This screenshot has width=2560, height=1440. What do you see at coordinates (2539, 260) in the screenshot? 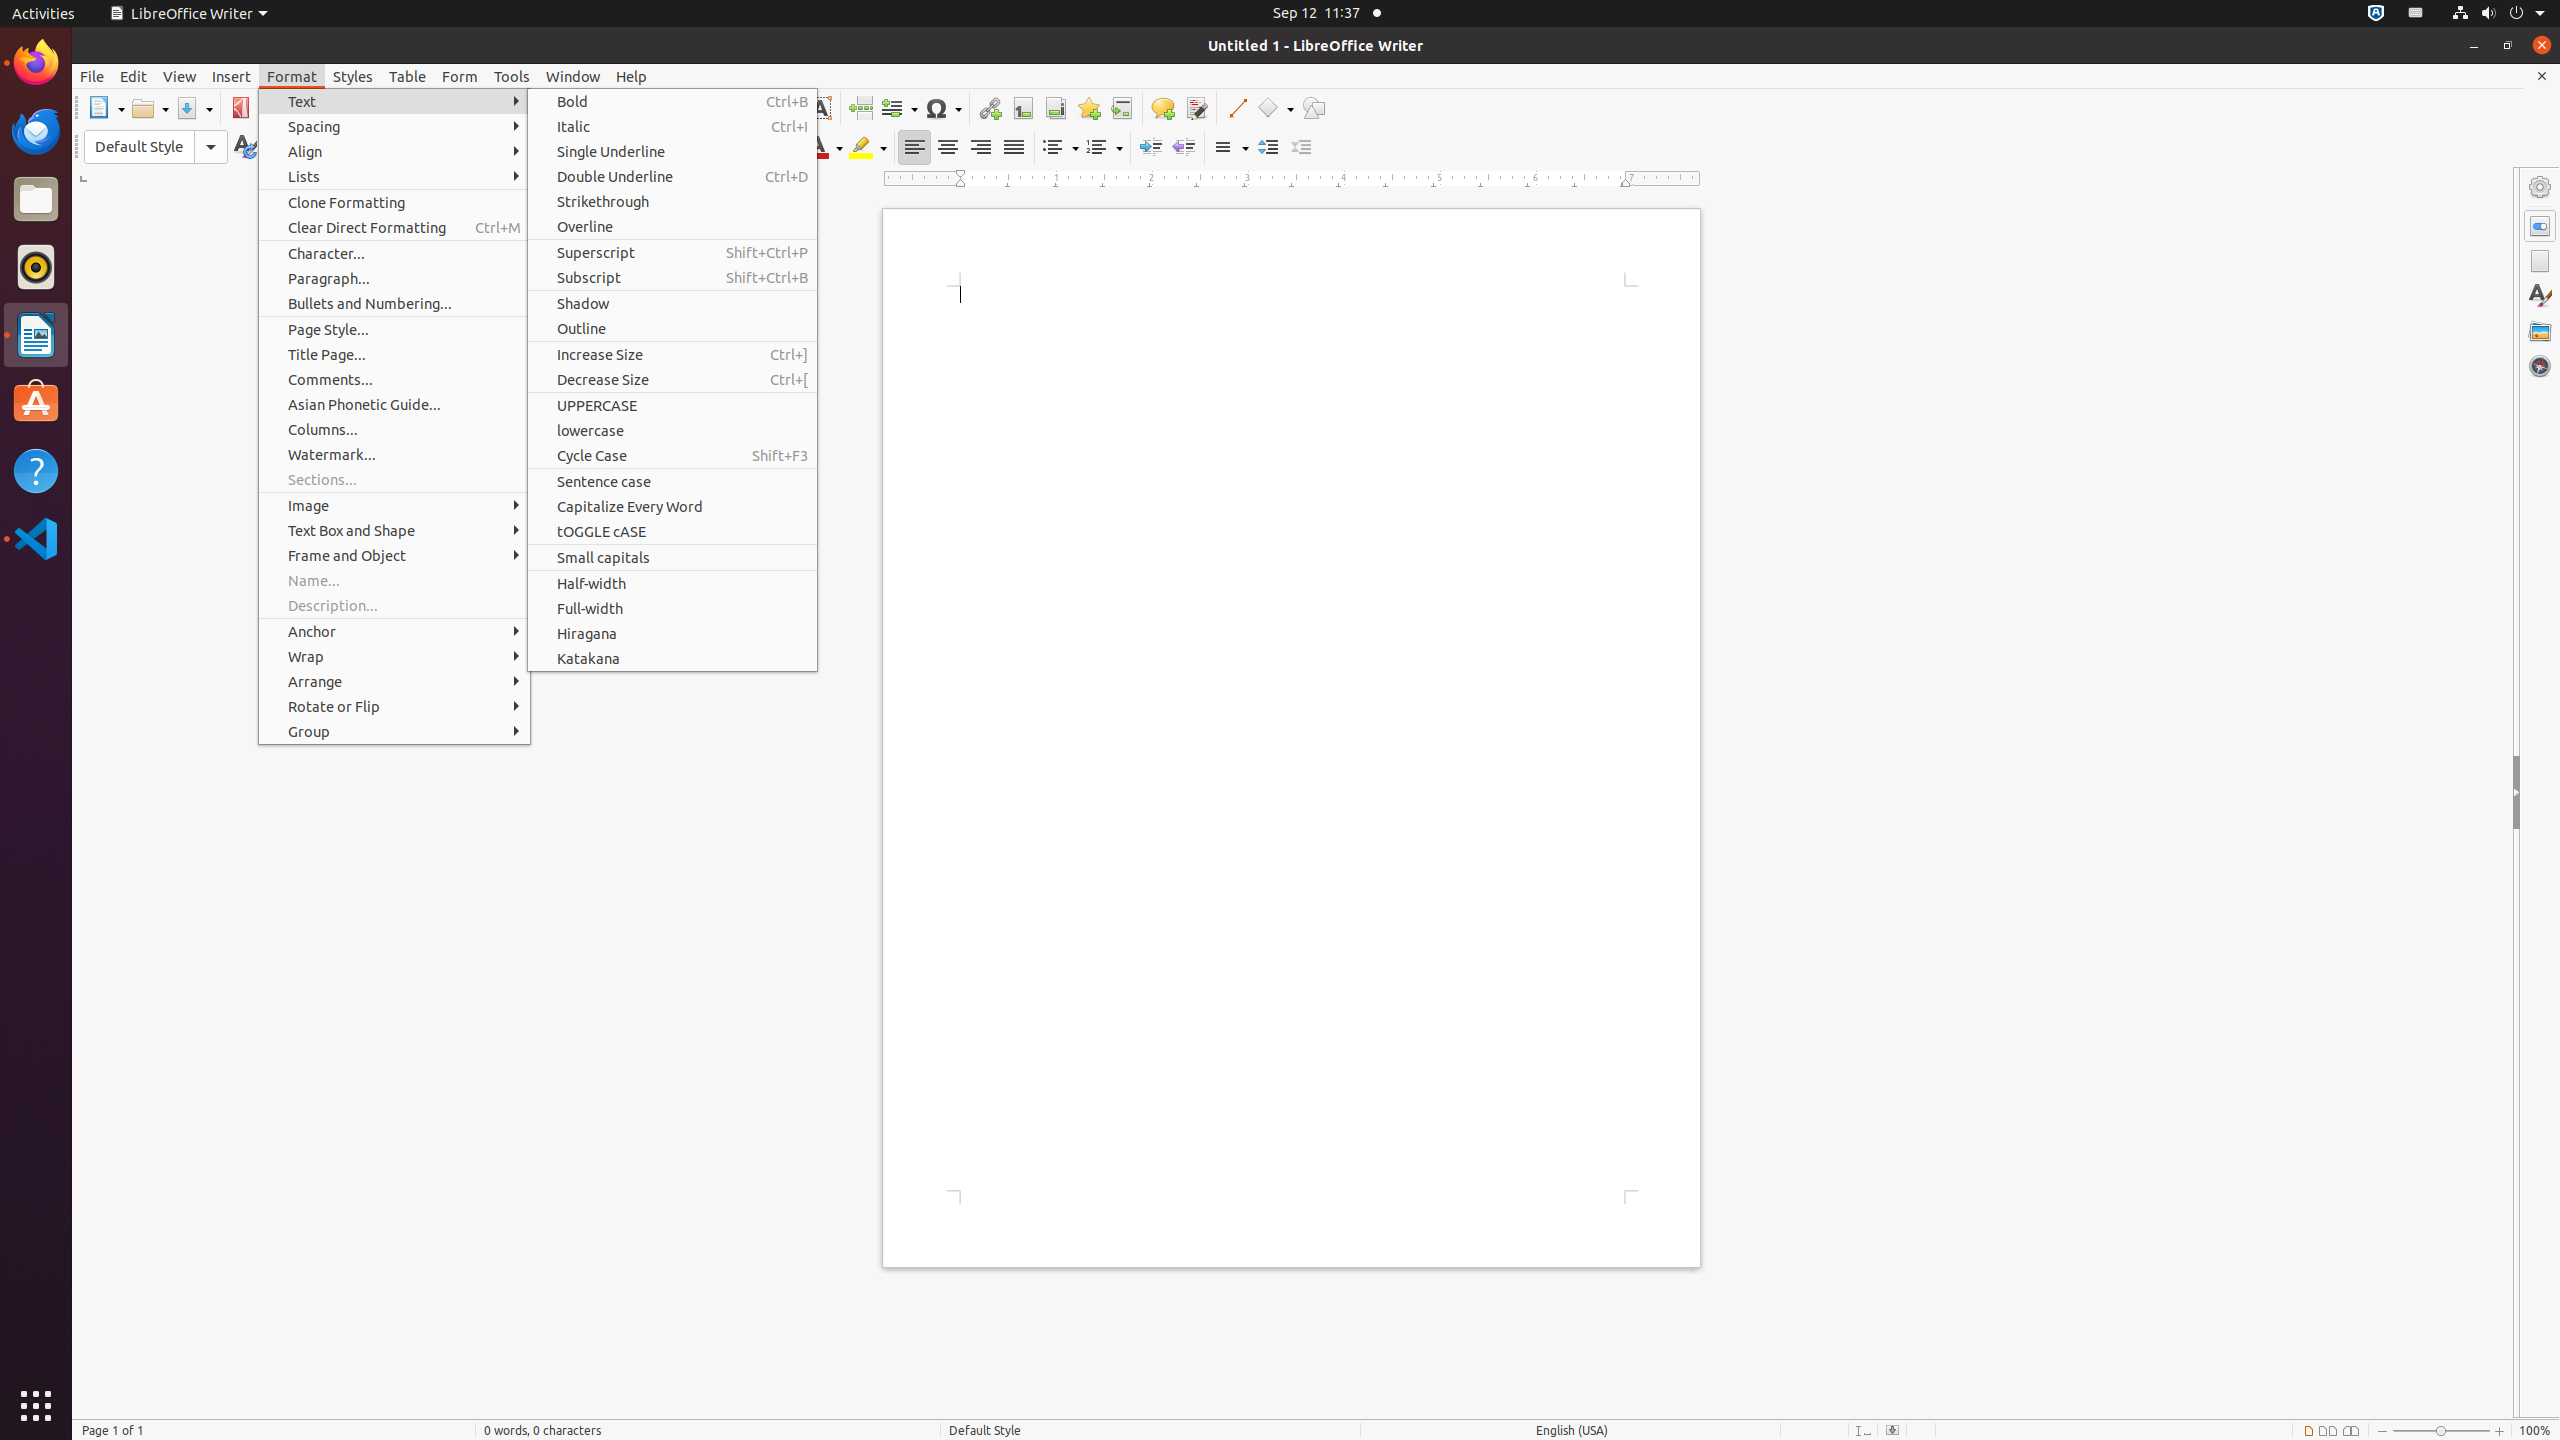
I see `'Page'` at bounding box center [2539, 260].